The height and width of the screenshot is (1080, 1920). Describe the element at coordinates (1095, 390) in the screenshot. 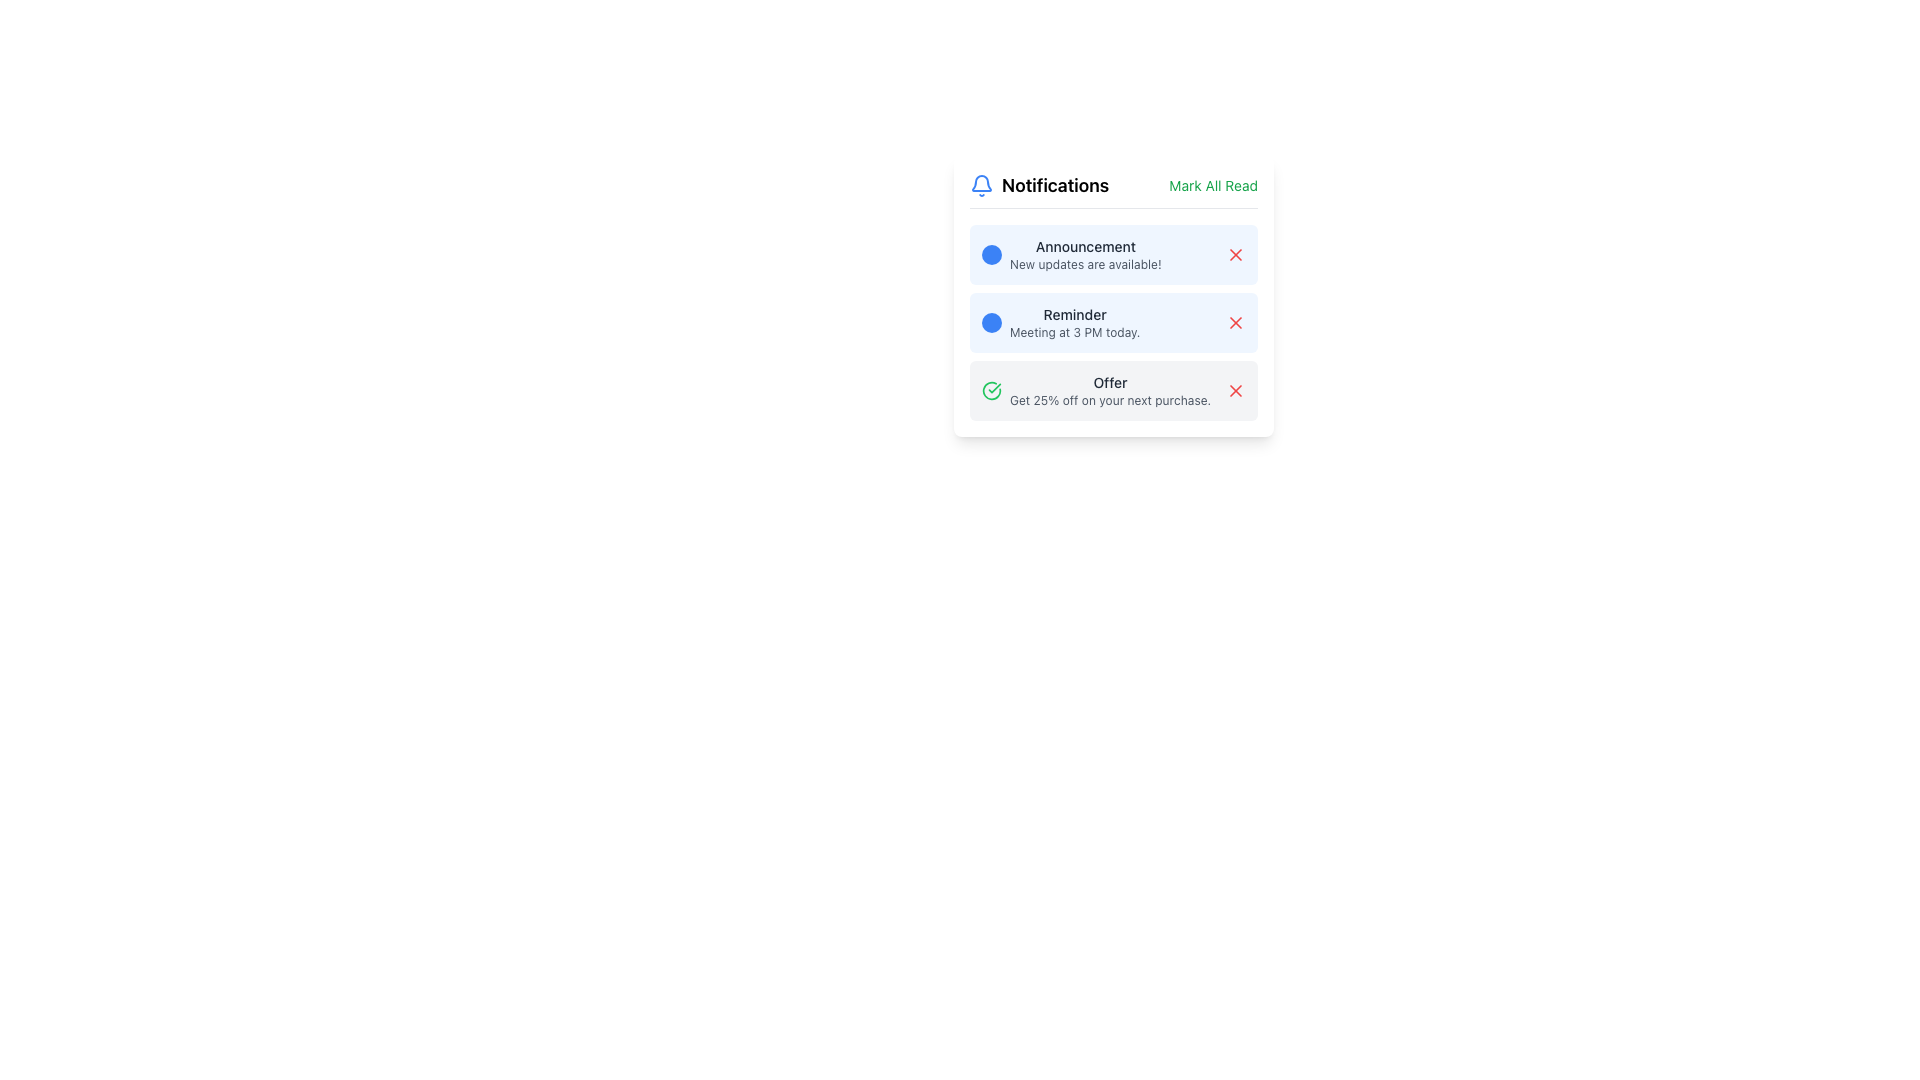

I see `the Notification Card that displays a promotional offer of 25% off, located at the bottom of the notification panel, aligned to the left` at that location.